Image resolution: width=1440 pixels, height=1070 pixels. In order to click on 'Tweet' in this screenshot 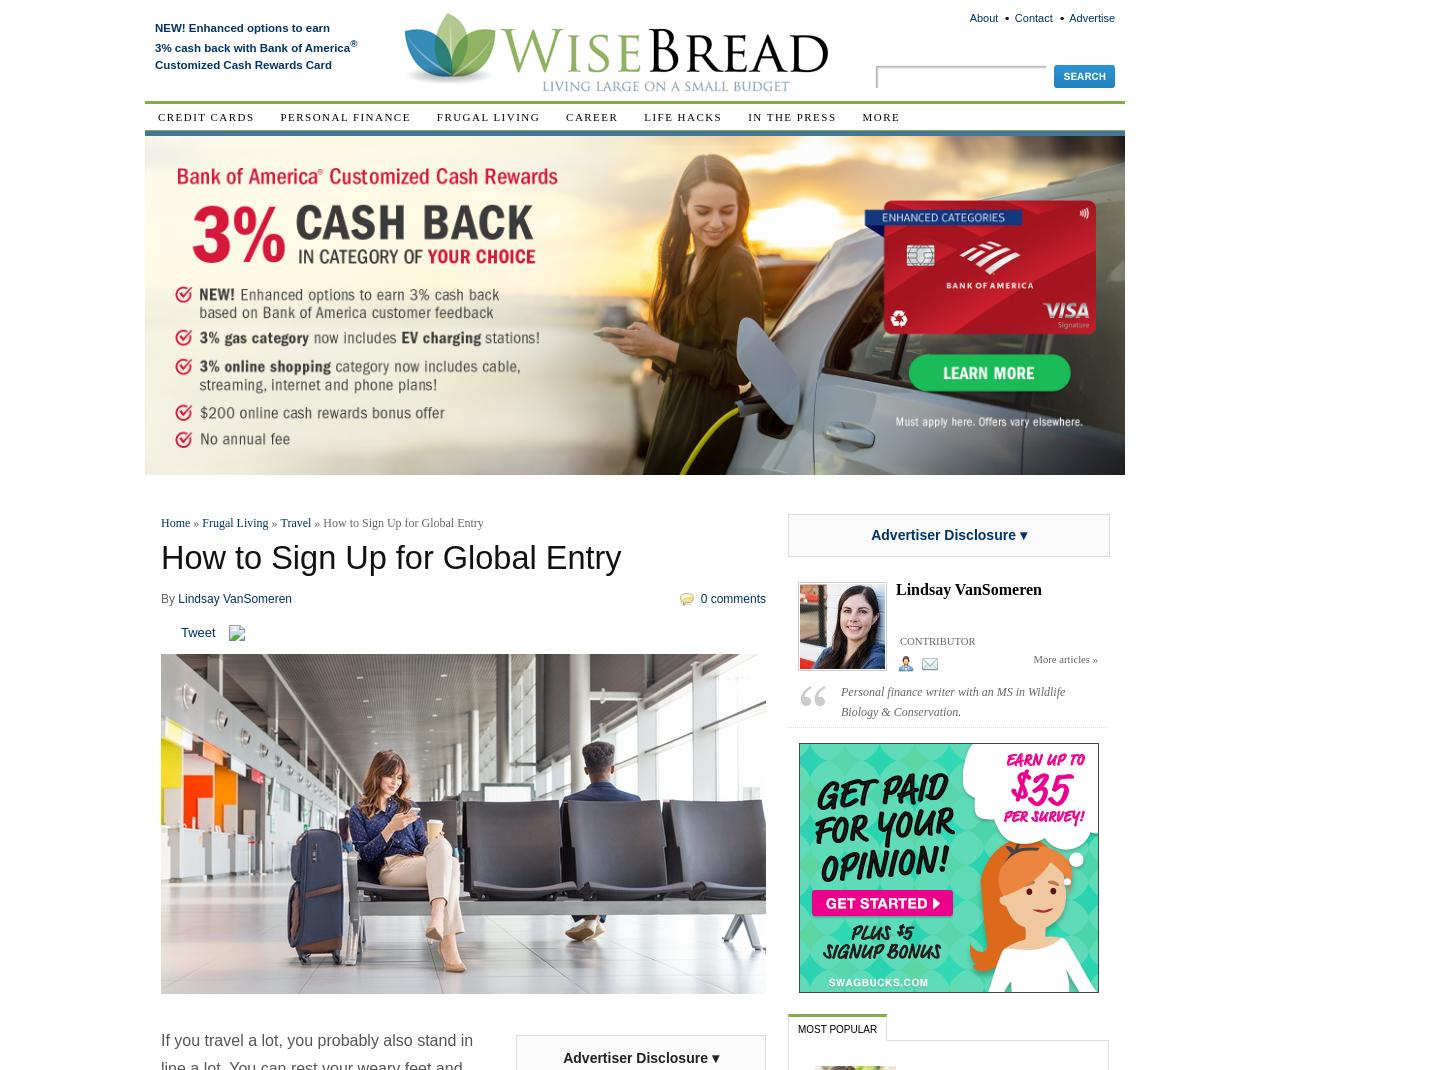, I will do `click(198, 631)`.